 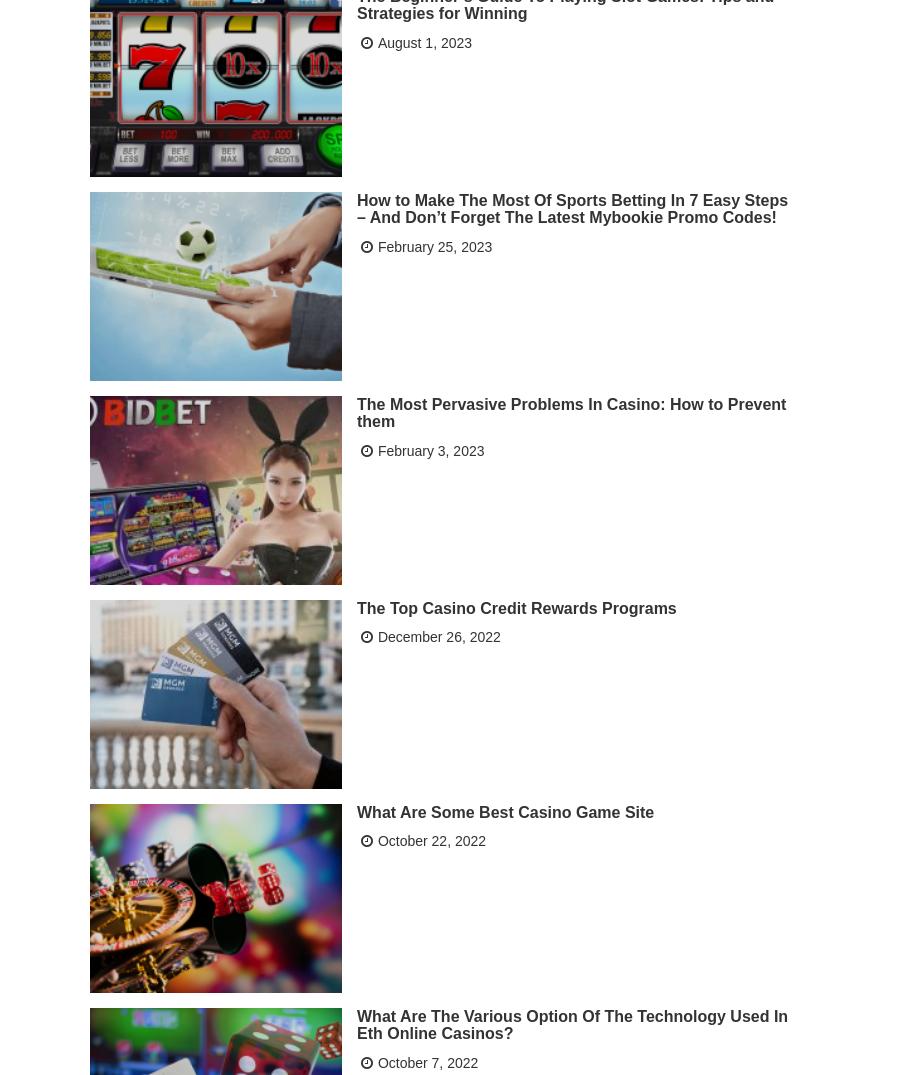 What do you see at coordinates (357, 206) in the screenshot?
I see `'How to Make The Most Of Sports Betting In 7 Easy Steps – And Don’t Forget The Latest Mybookie Promo Codes!'` at bounding box center [357, 206].